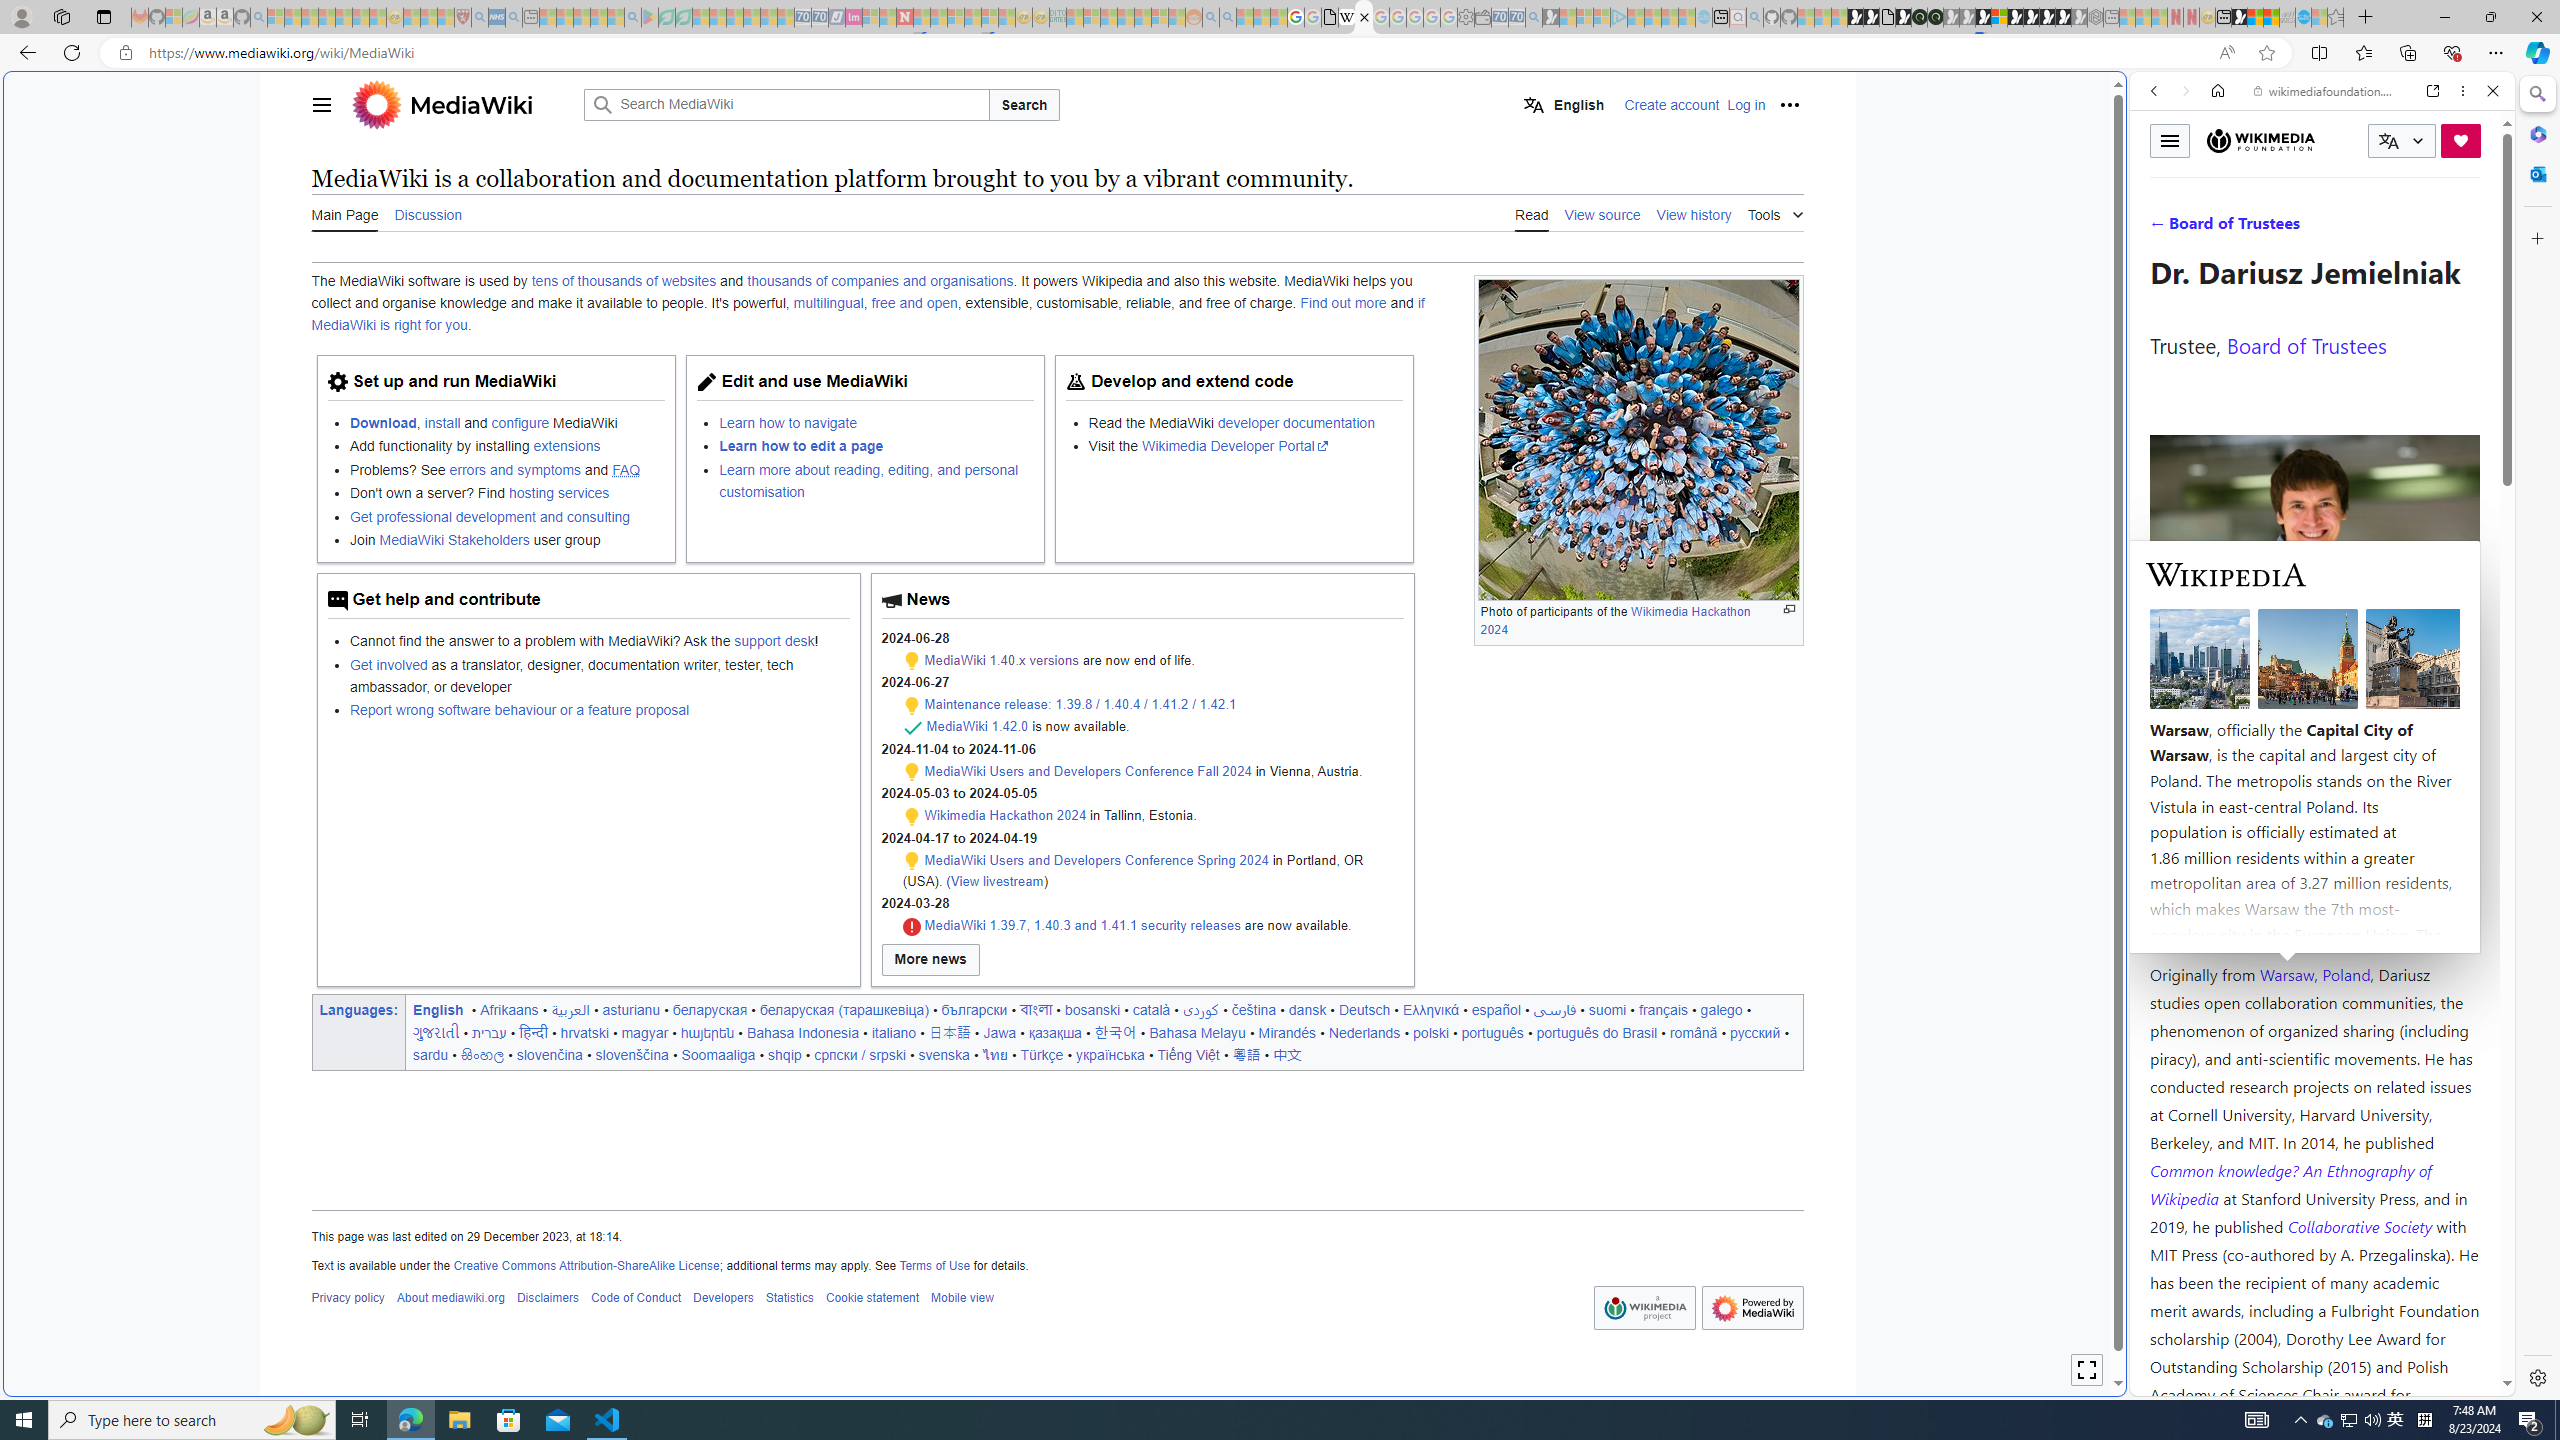 This screenshot has height=1440, width=2560. What do you see at coordinates (2286, 16) in the screenshot?
I see `'Navy Quest'` at bounding box center [2286, 16].